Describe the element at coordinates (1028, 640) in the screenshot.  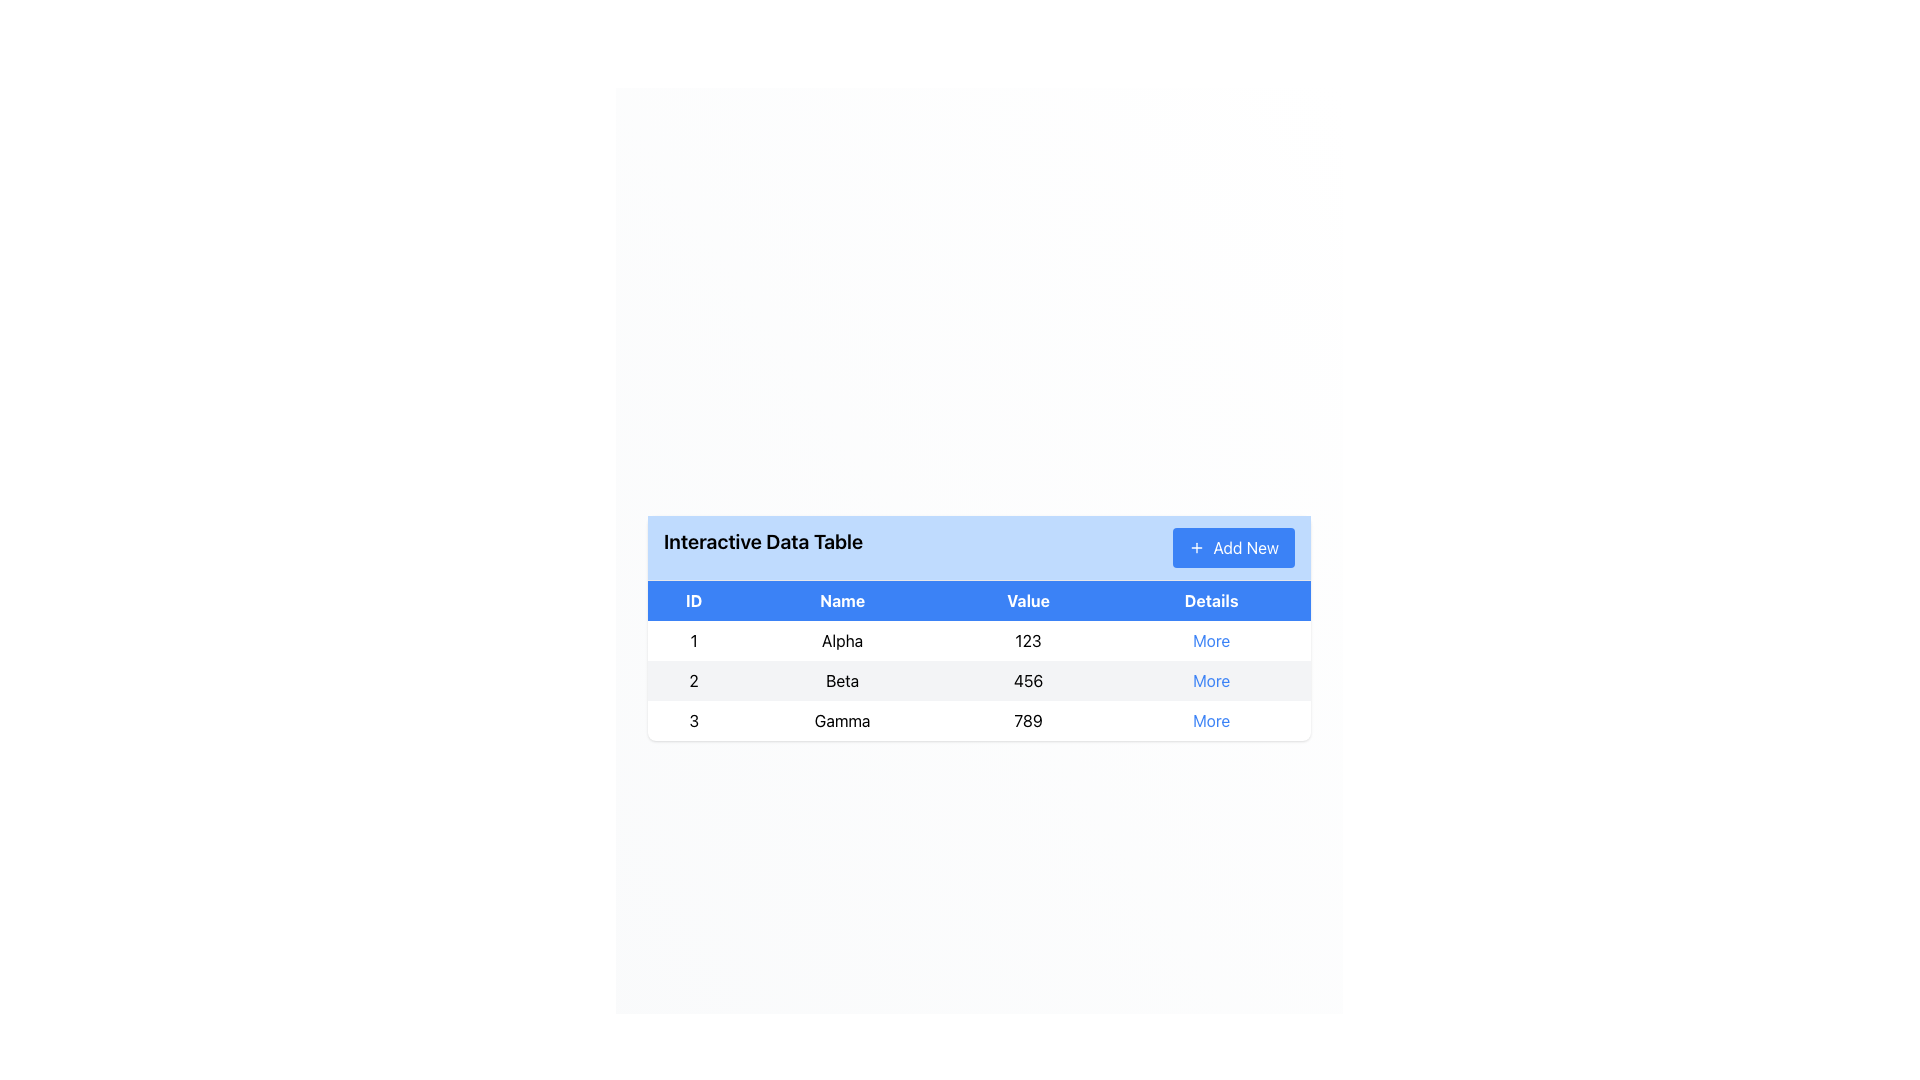
I see `the static text element displaying the numeric value '123' in the 'Value' column of the first row of the table` at that location.